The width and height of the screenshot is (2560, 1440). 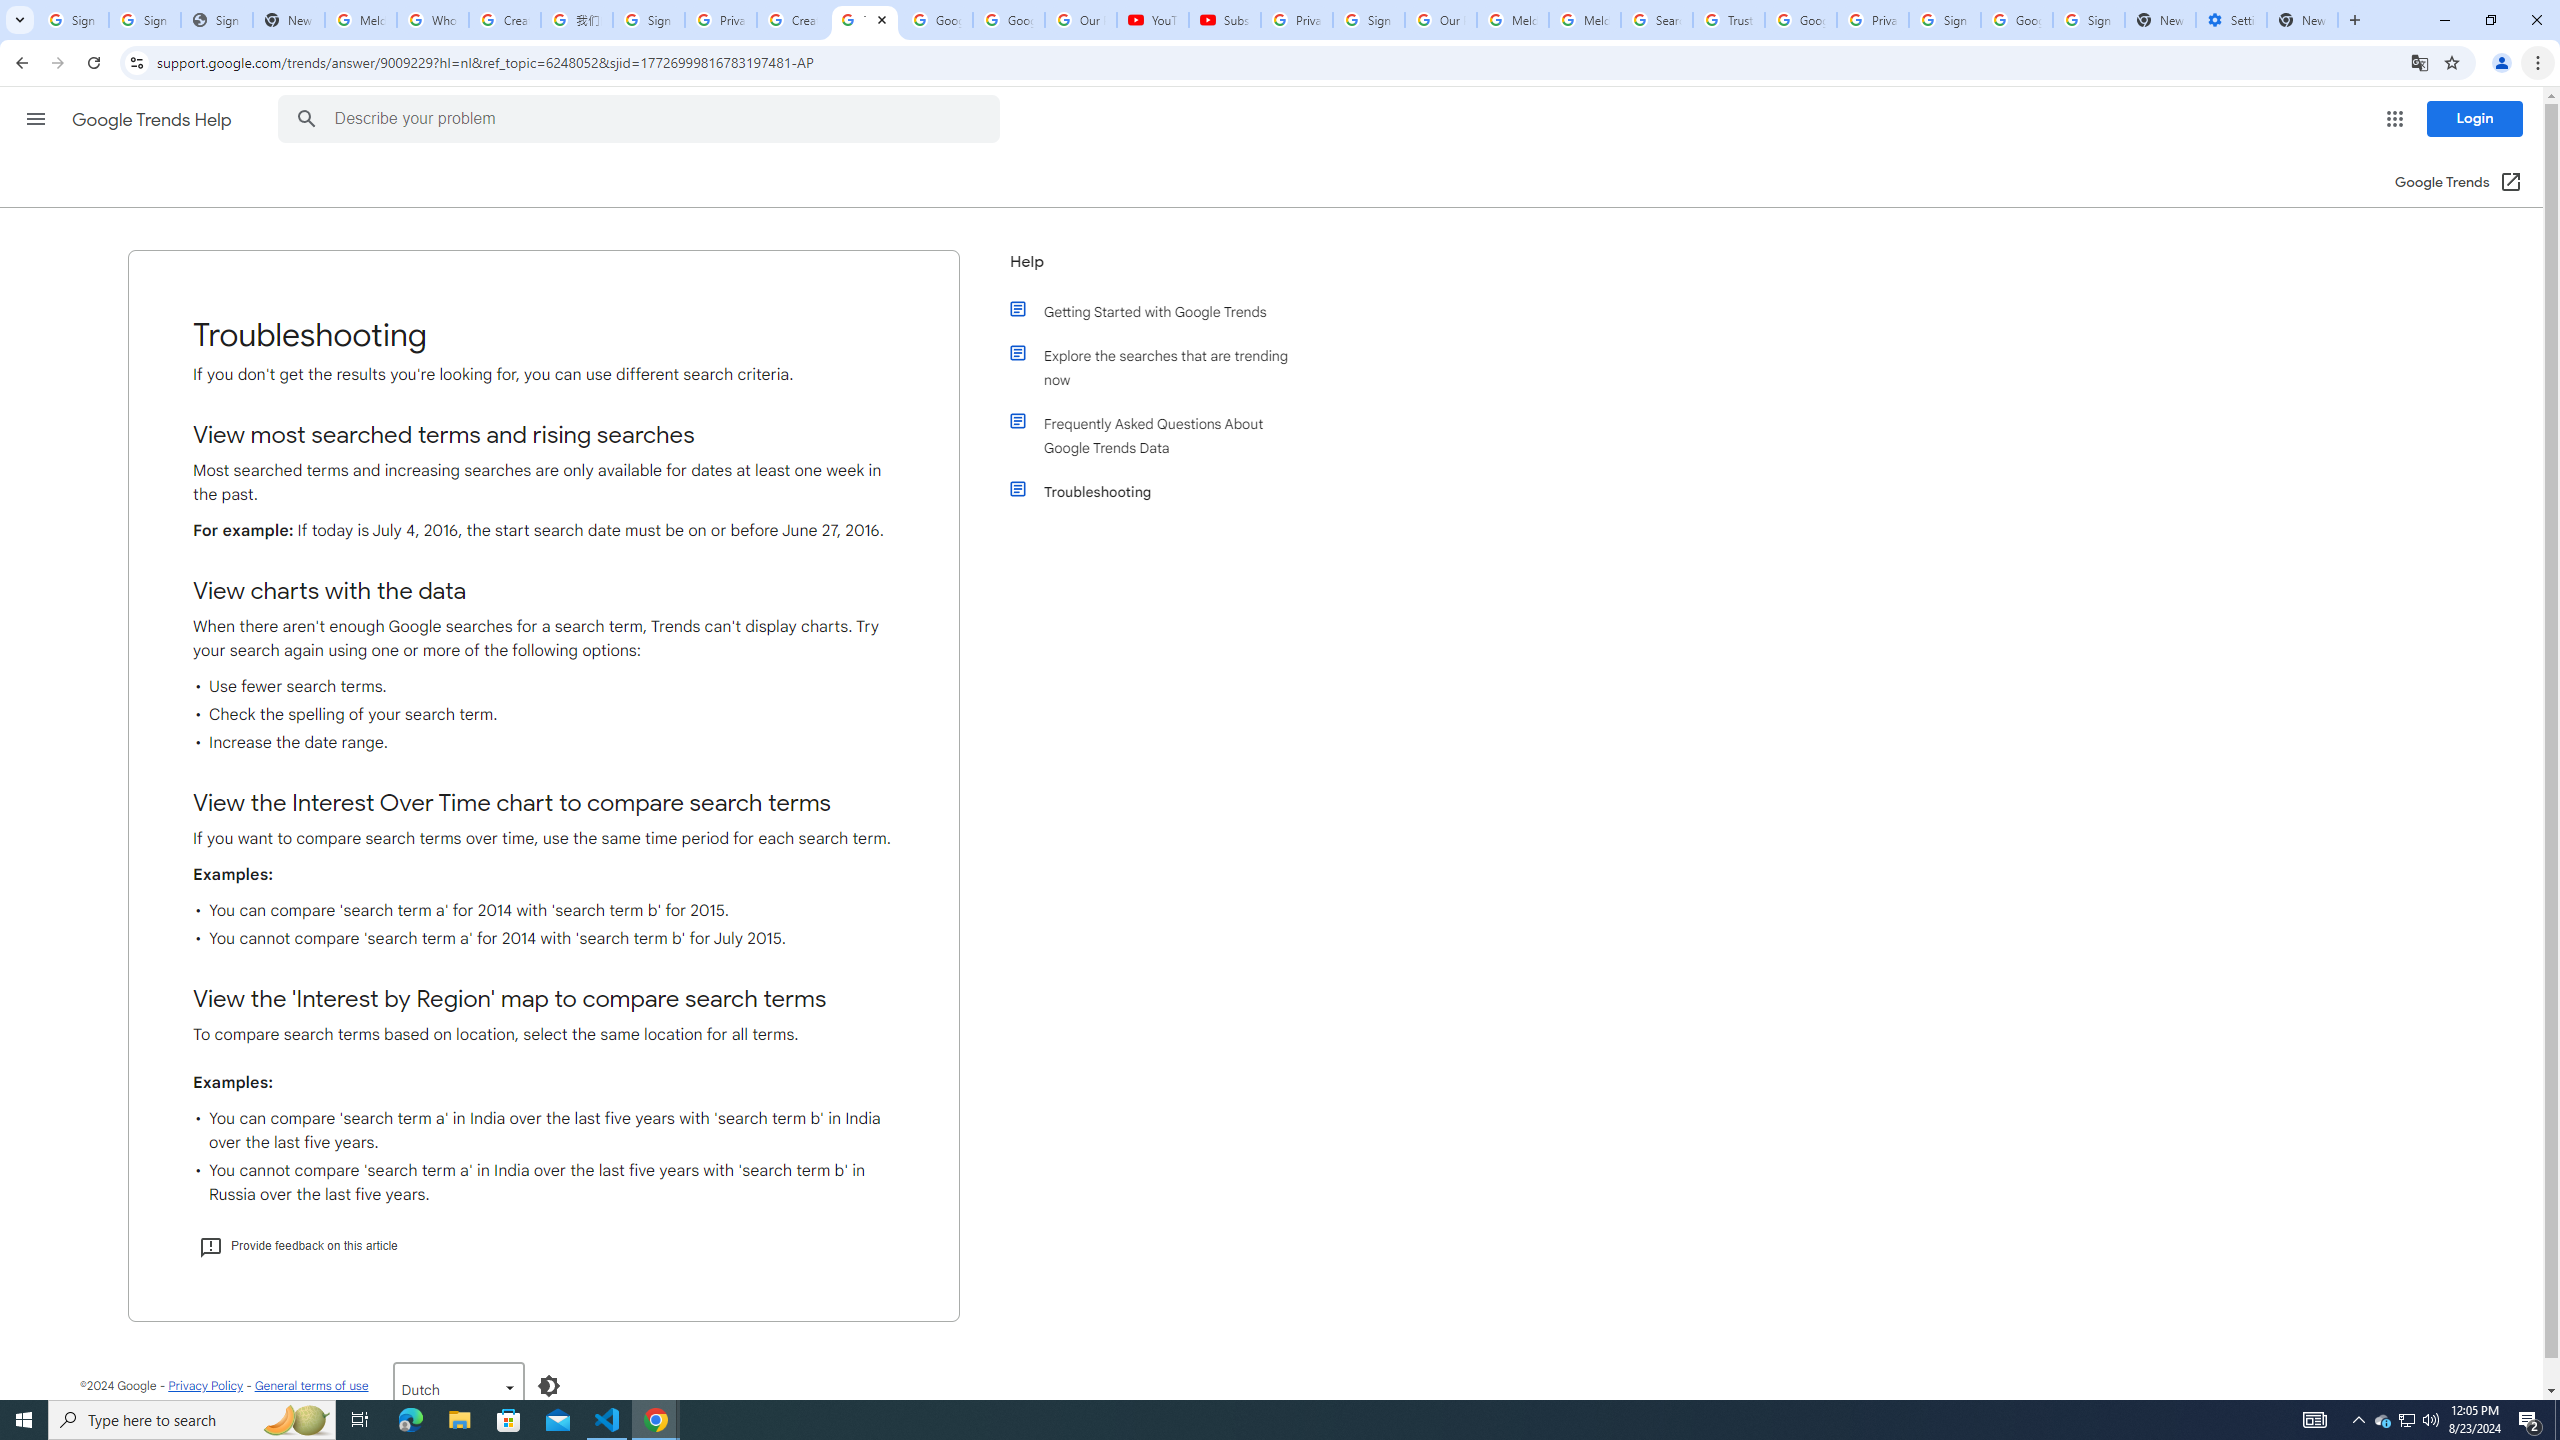 What do you see at coordinates (2302, 19) in the screenshot?
I see `'New Tab'` at bounding box center [2302, 19].